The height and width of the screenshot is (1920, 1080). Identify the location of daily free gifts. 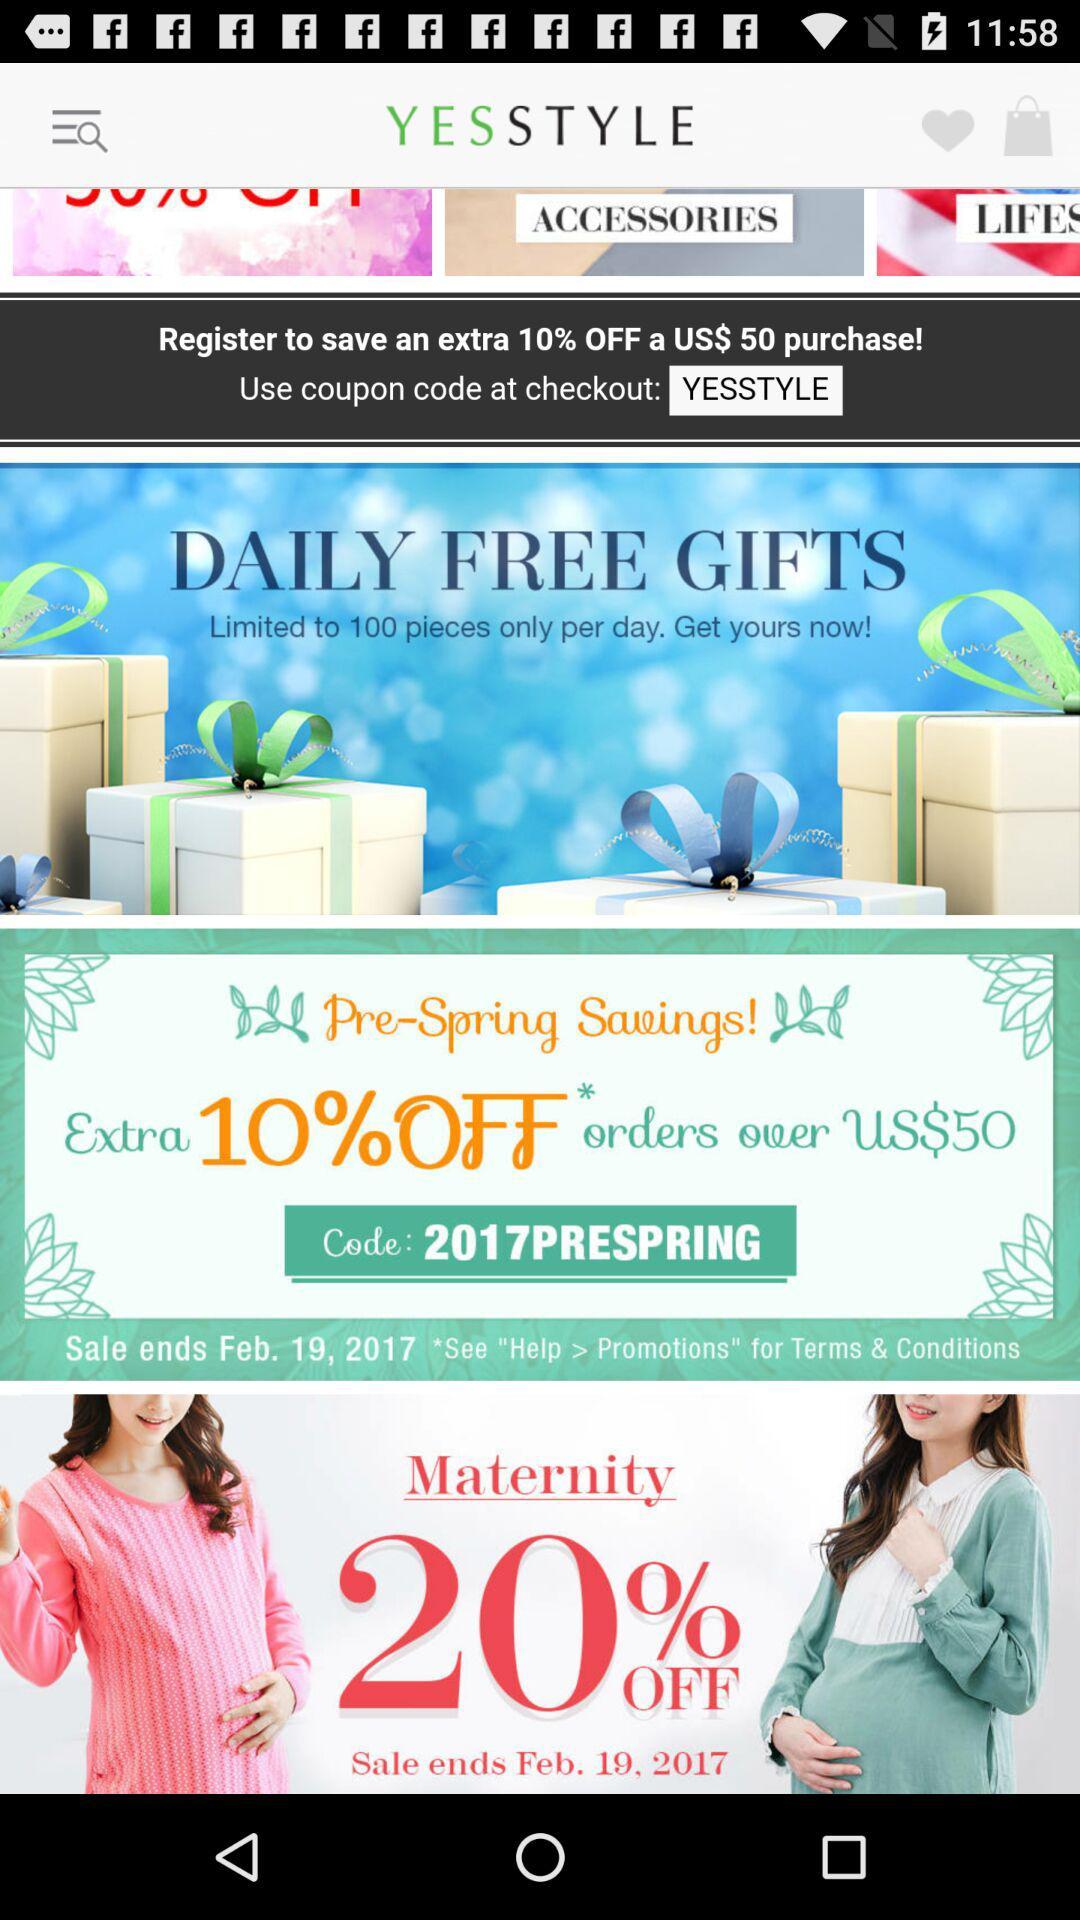
(540, 688).